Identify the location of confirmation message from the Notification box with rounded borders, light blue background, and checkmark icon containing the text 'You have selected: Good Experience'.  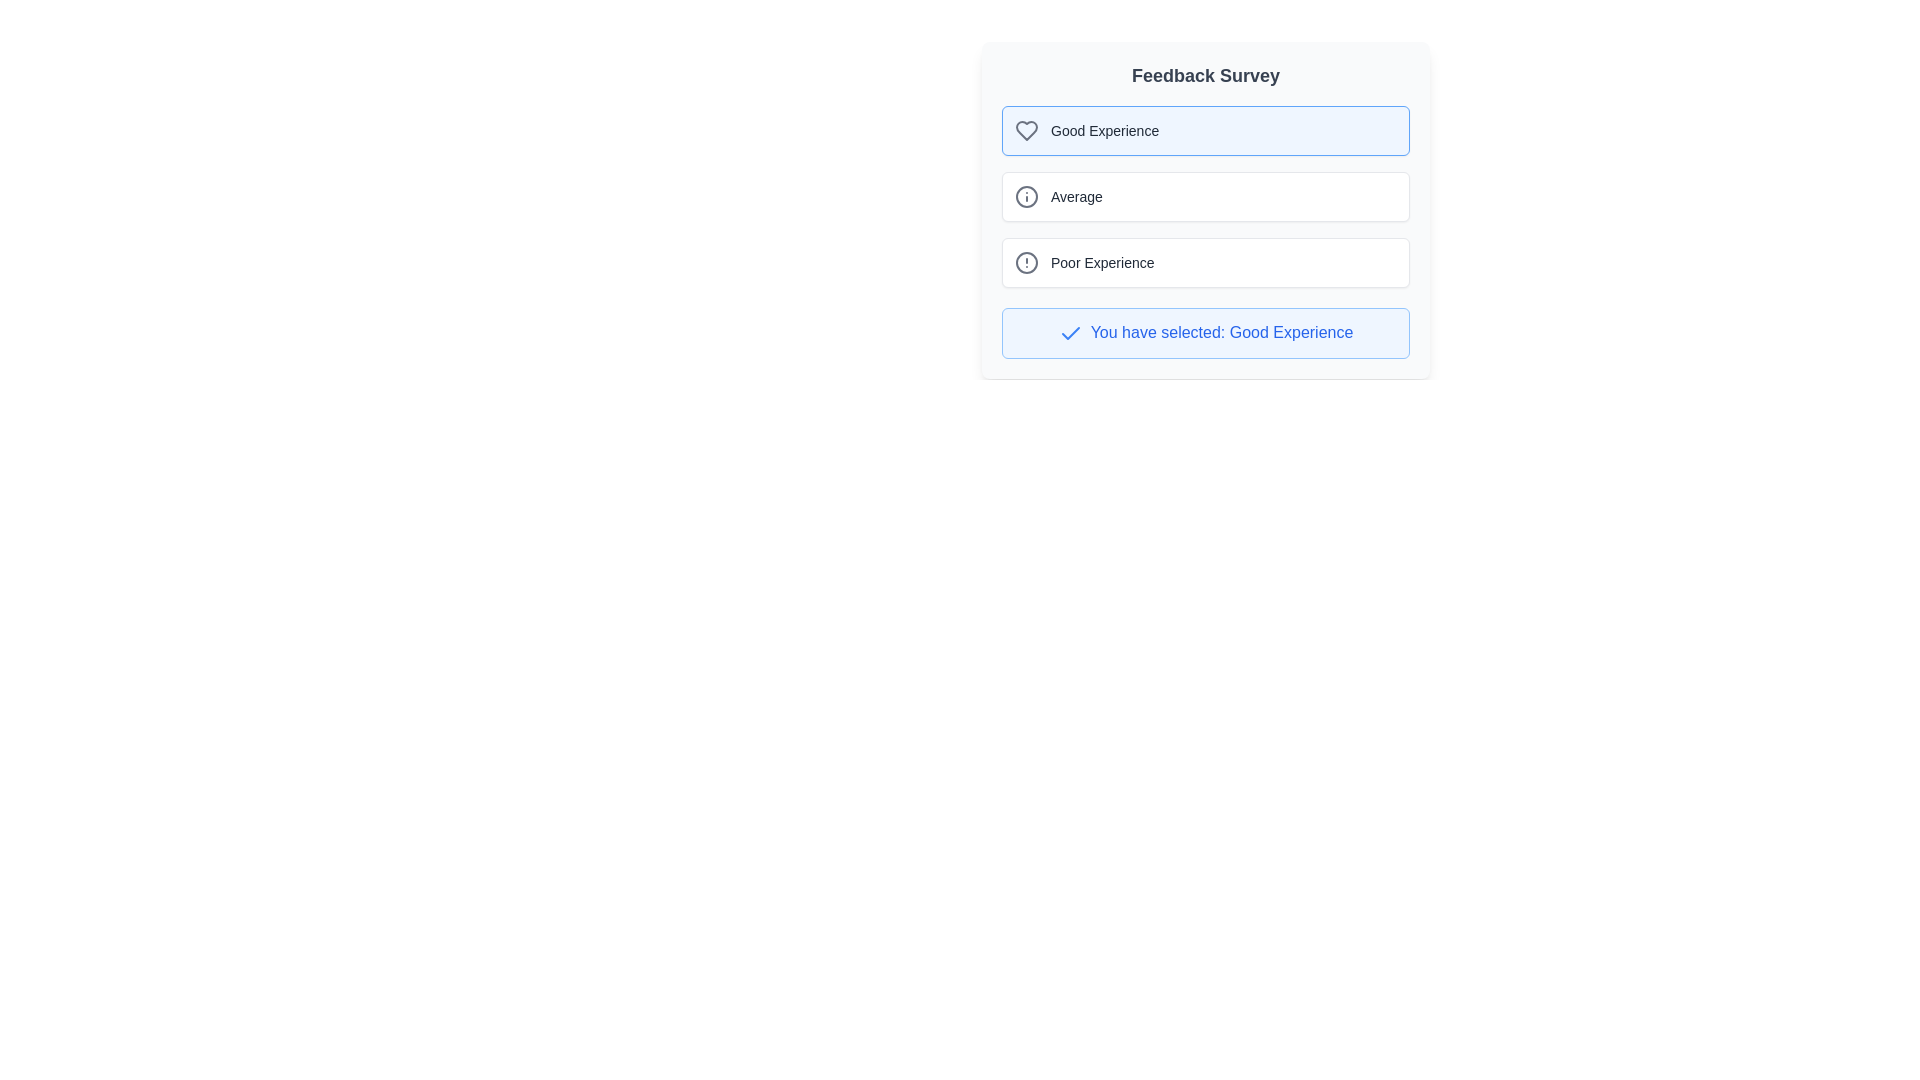
(1204, 331).